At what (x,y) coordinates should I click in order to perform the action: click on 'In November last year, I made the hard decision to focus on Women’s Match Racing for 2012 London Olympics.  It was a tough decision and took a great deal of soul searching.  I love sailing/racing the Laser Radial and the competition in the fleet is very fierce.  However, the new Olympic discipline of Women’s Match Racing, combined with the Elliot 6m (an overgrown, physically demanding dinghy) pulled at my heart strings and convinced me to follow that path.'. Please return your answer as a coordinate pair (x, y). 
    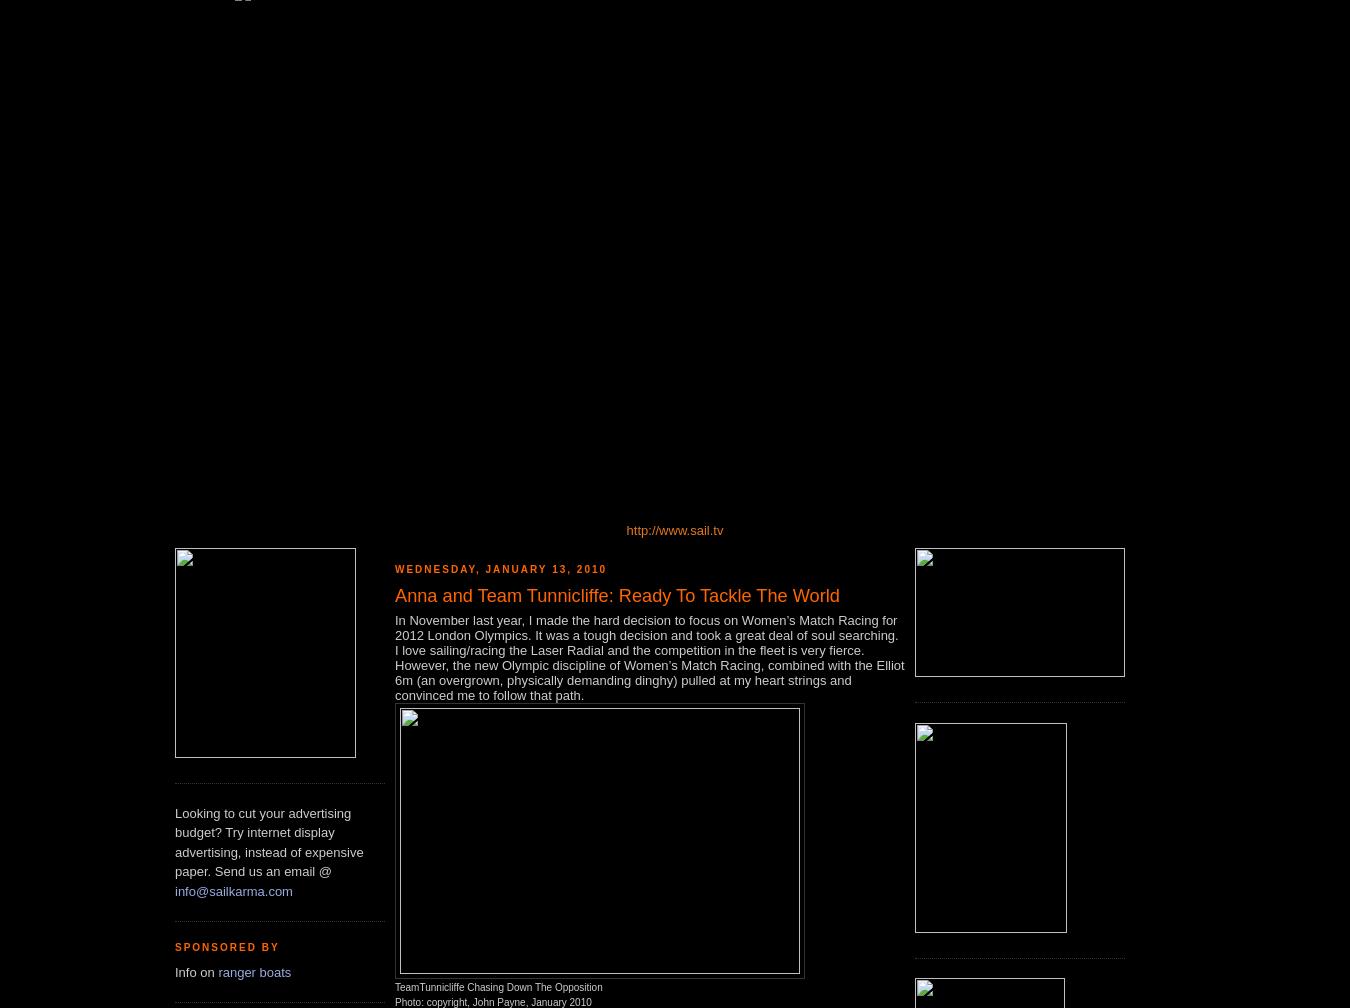
    Looking at the image, I should click on (649, 657).